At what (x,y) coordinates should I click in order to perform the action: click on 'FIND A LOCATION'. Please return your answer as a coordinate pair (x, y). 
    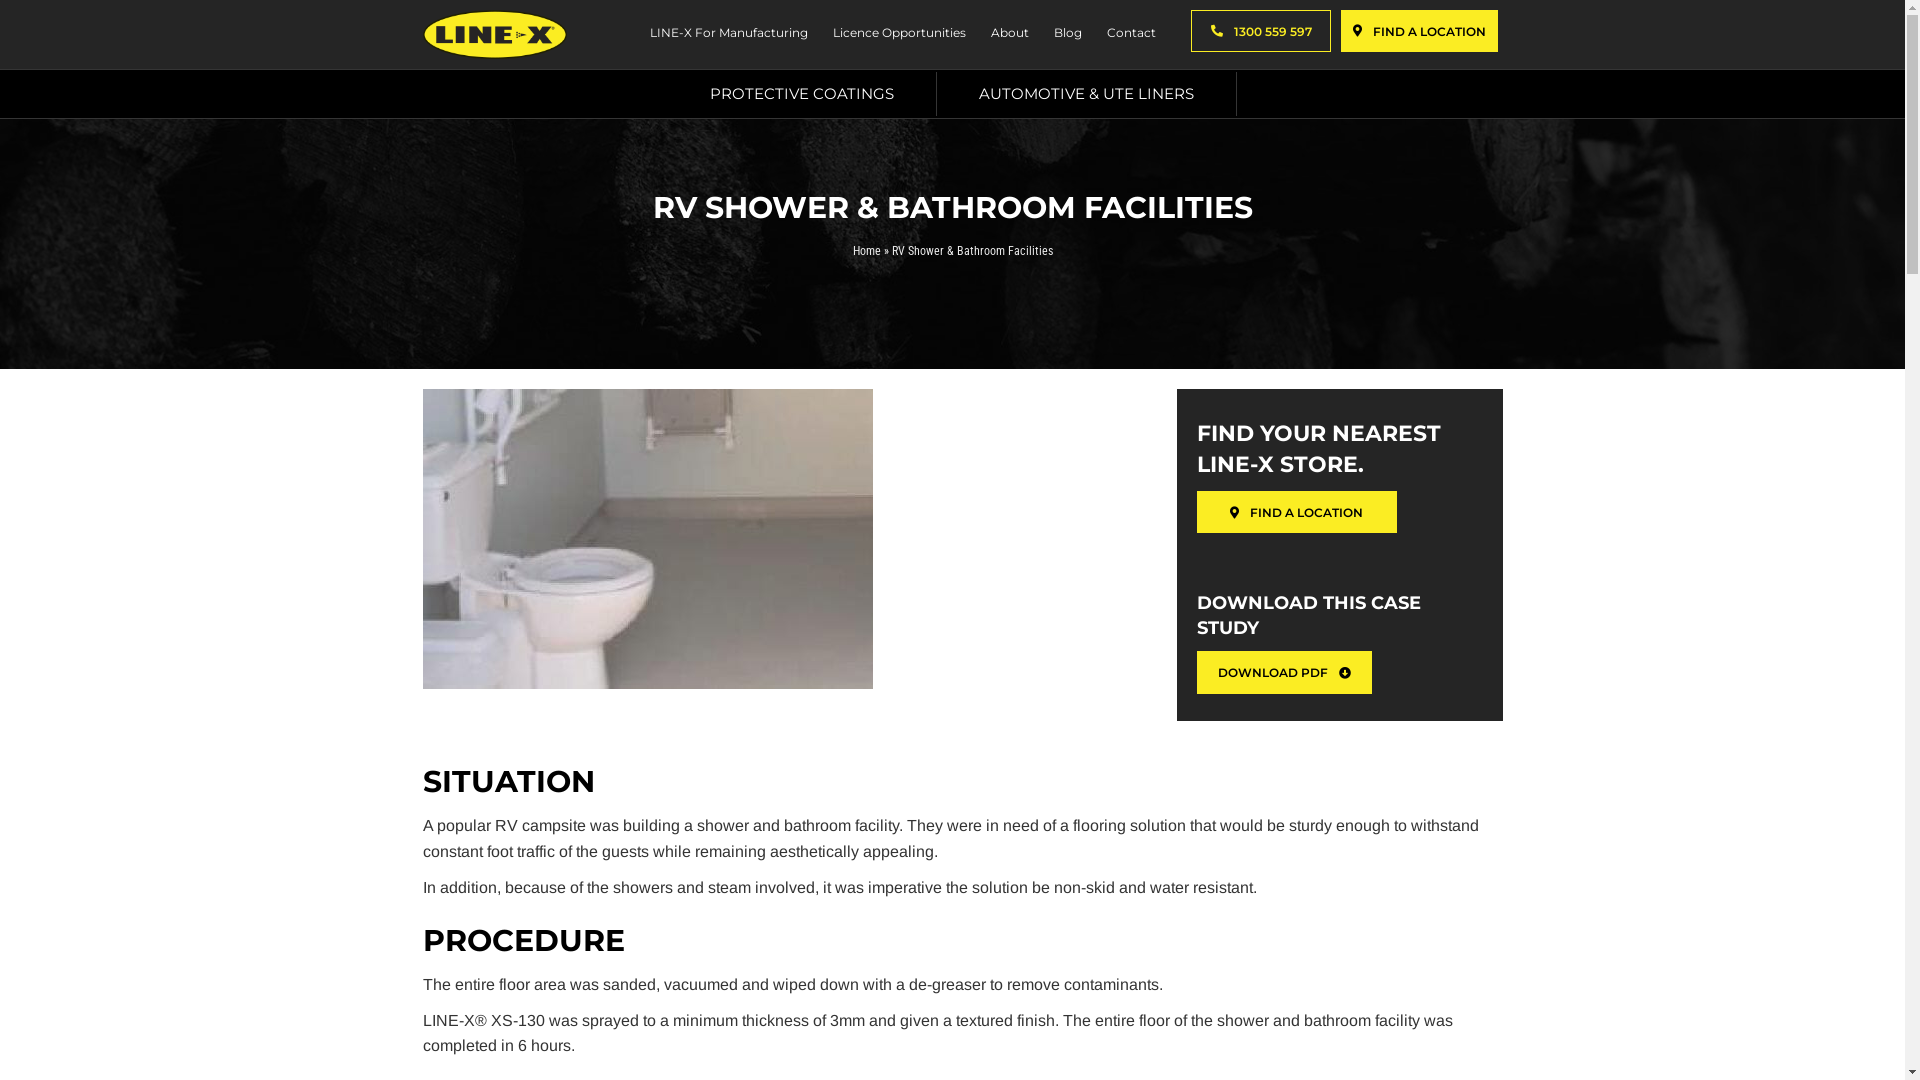
    Looking at the image, I should click on (1418, 30).